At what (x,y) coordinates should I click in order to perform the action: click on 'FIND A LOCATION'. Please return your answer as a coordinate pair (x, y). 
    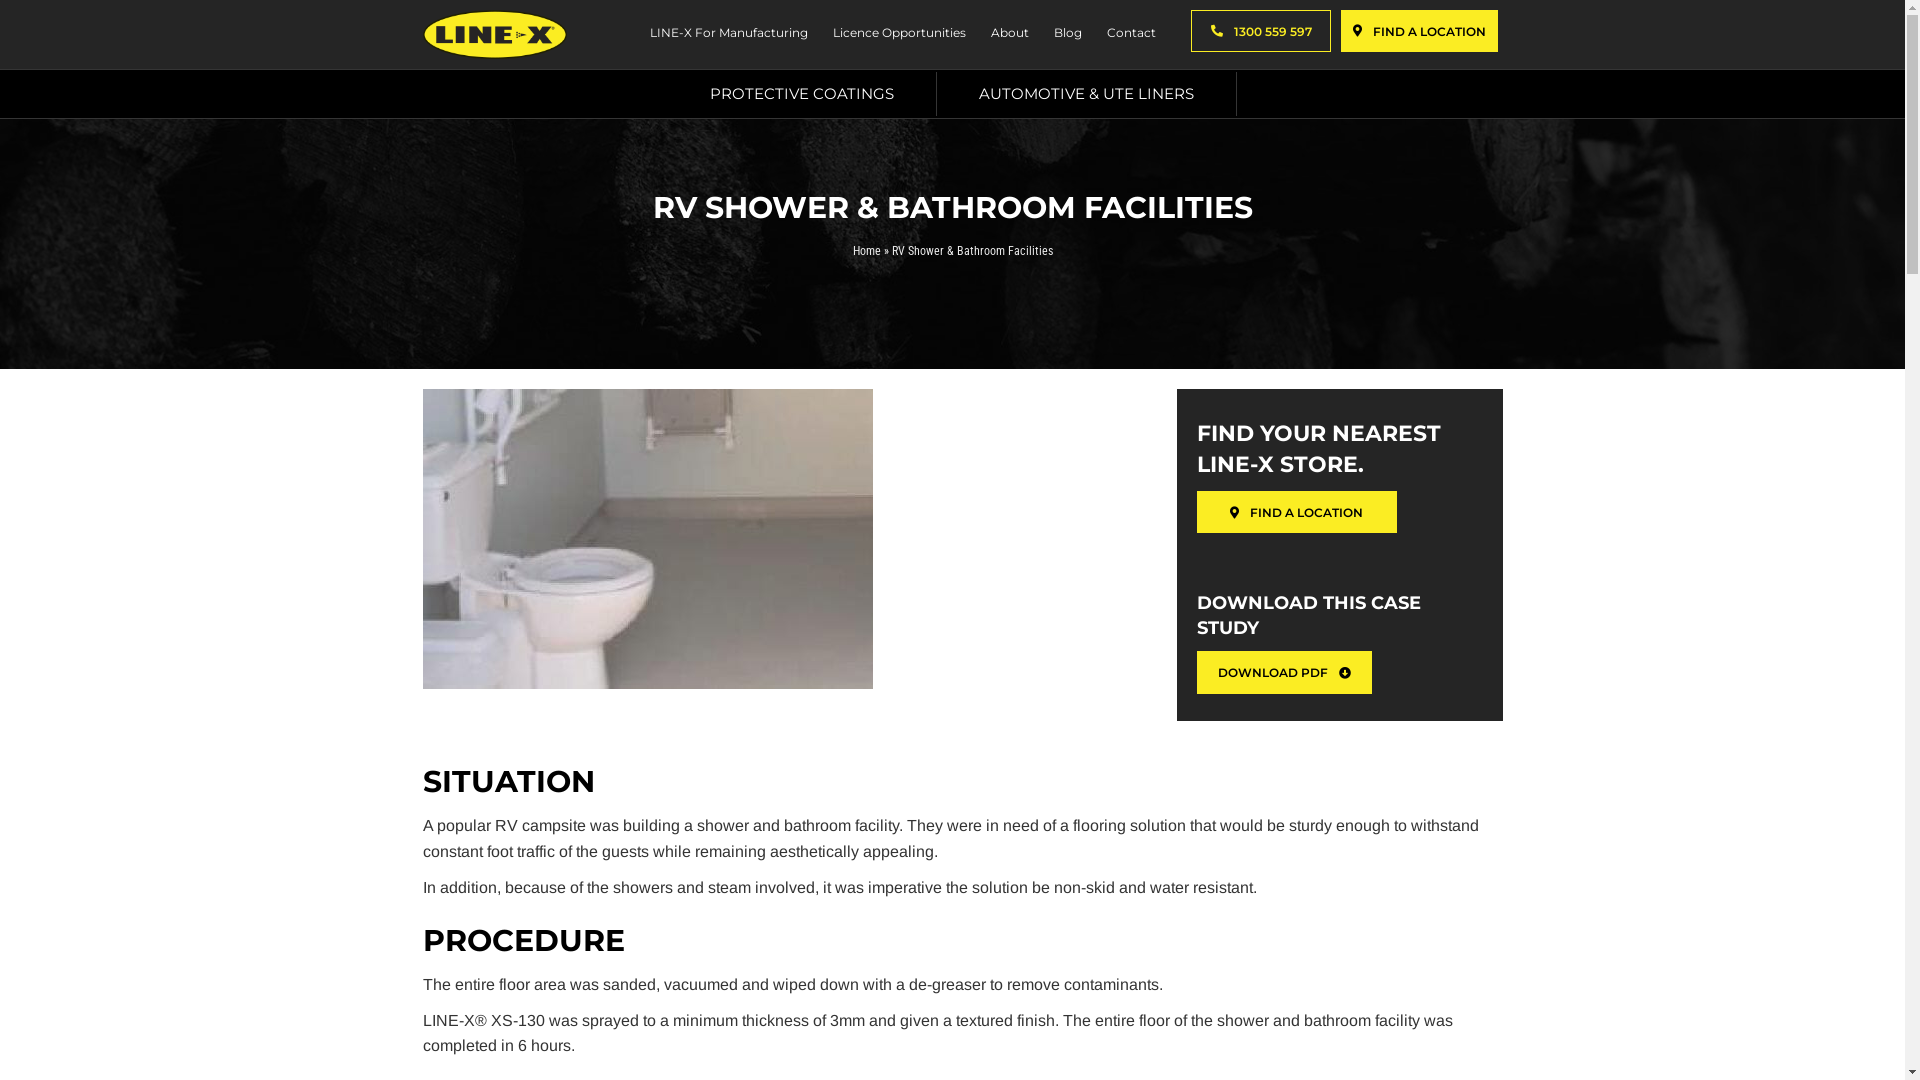
    Looking at the image, I should click on (1418, 30).